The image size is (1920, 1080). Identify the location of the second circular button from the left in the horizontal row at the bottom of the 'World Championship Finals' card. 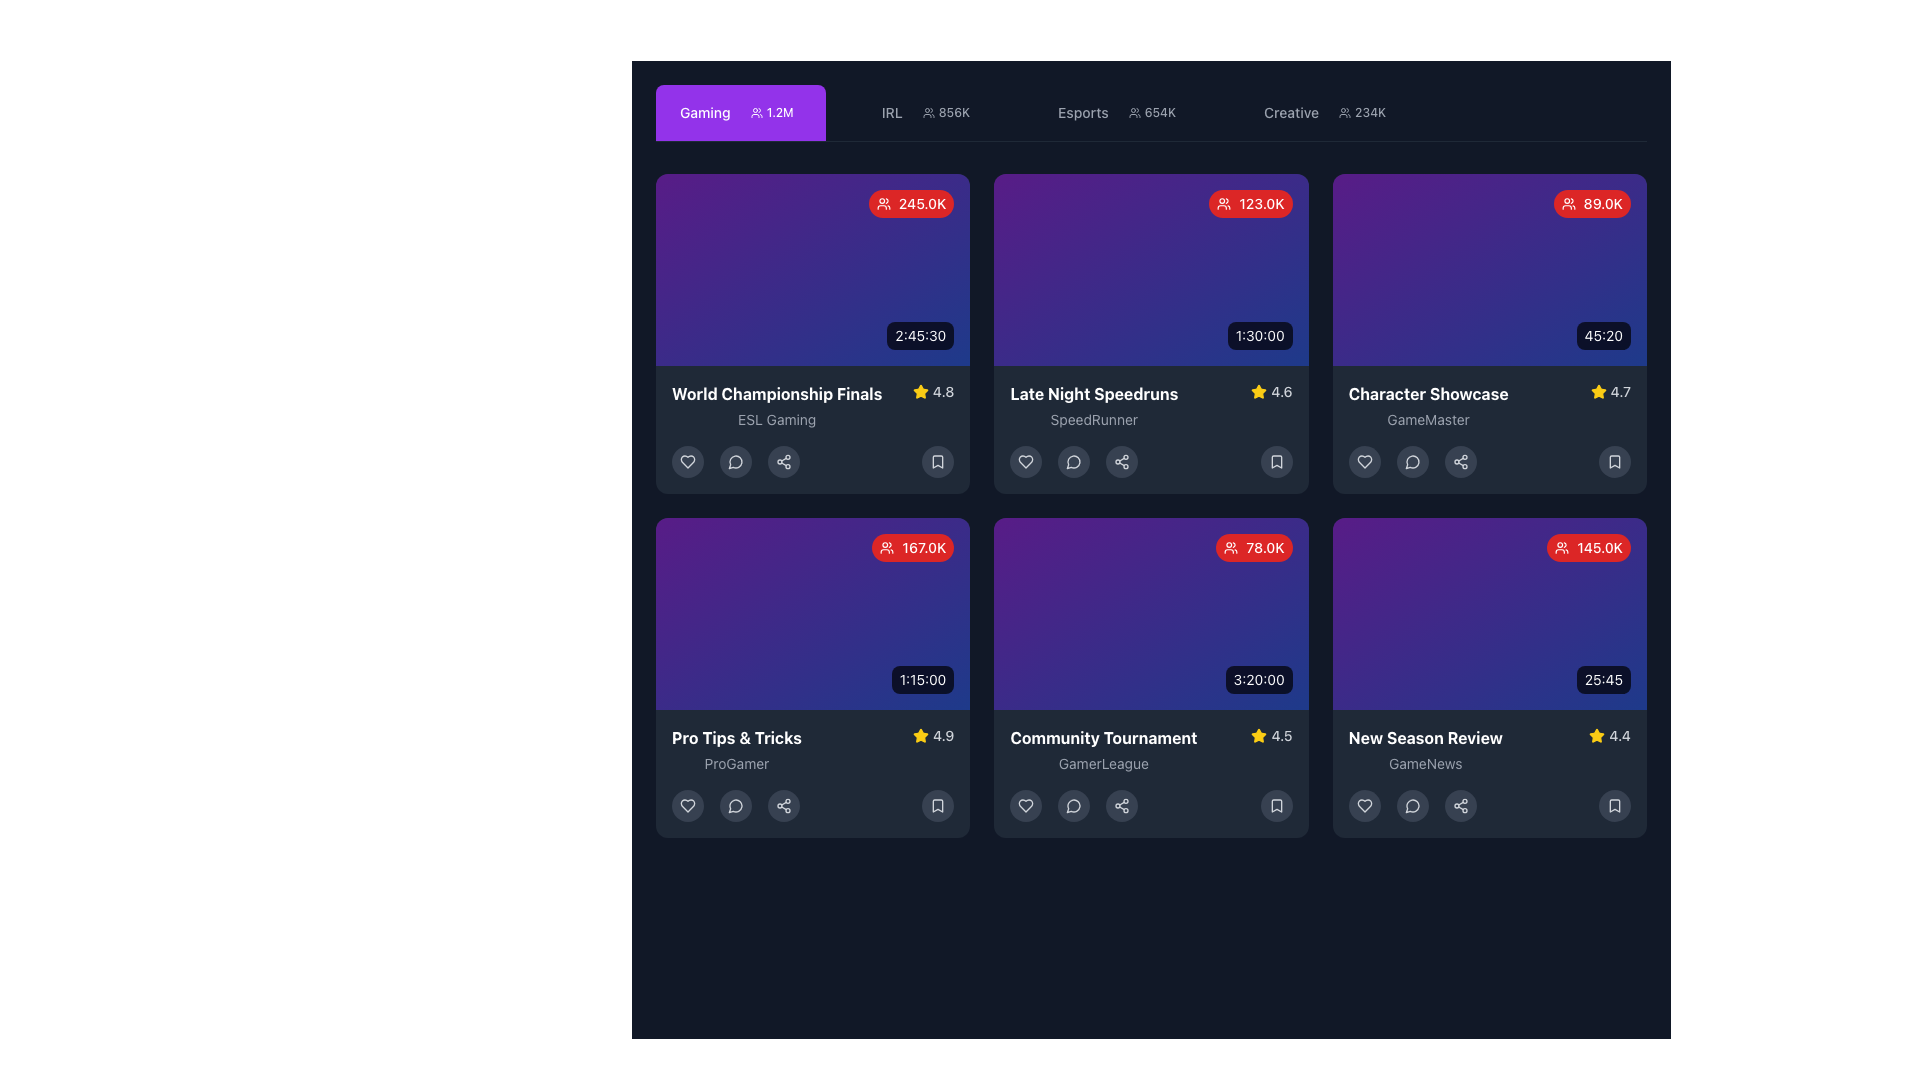
(734, 462).